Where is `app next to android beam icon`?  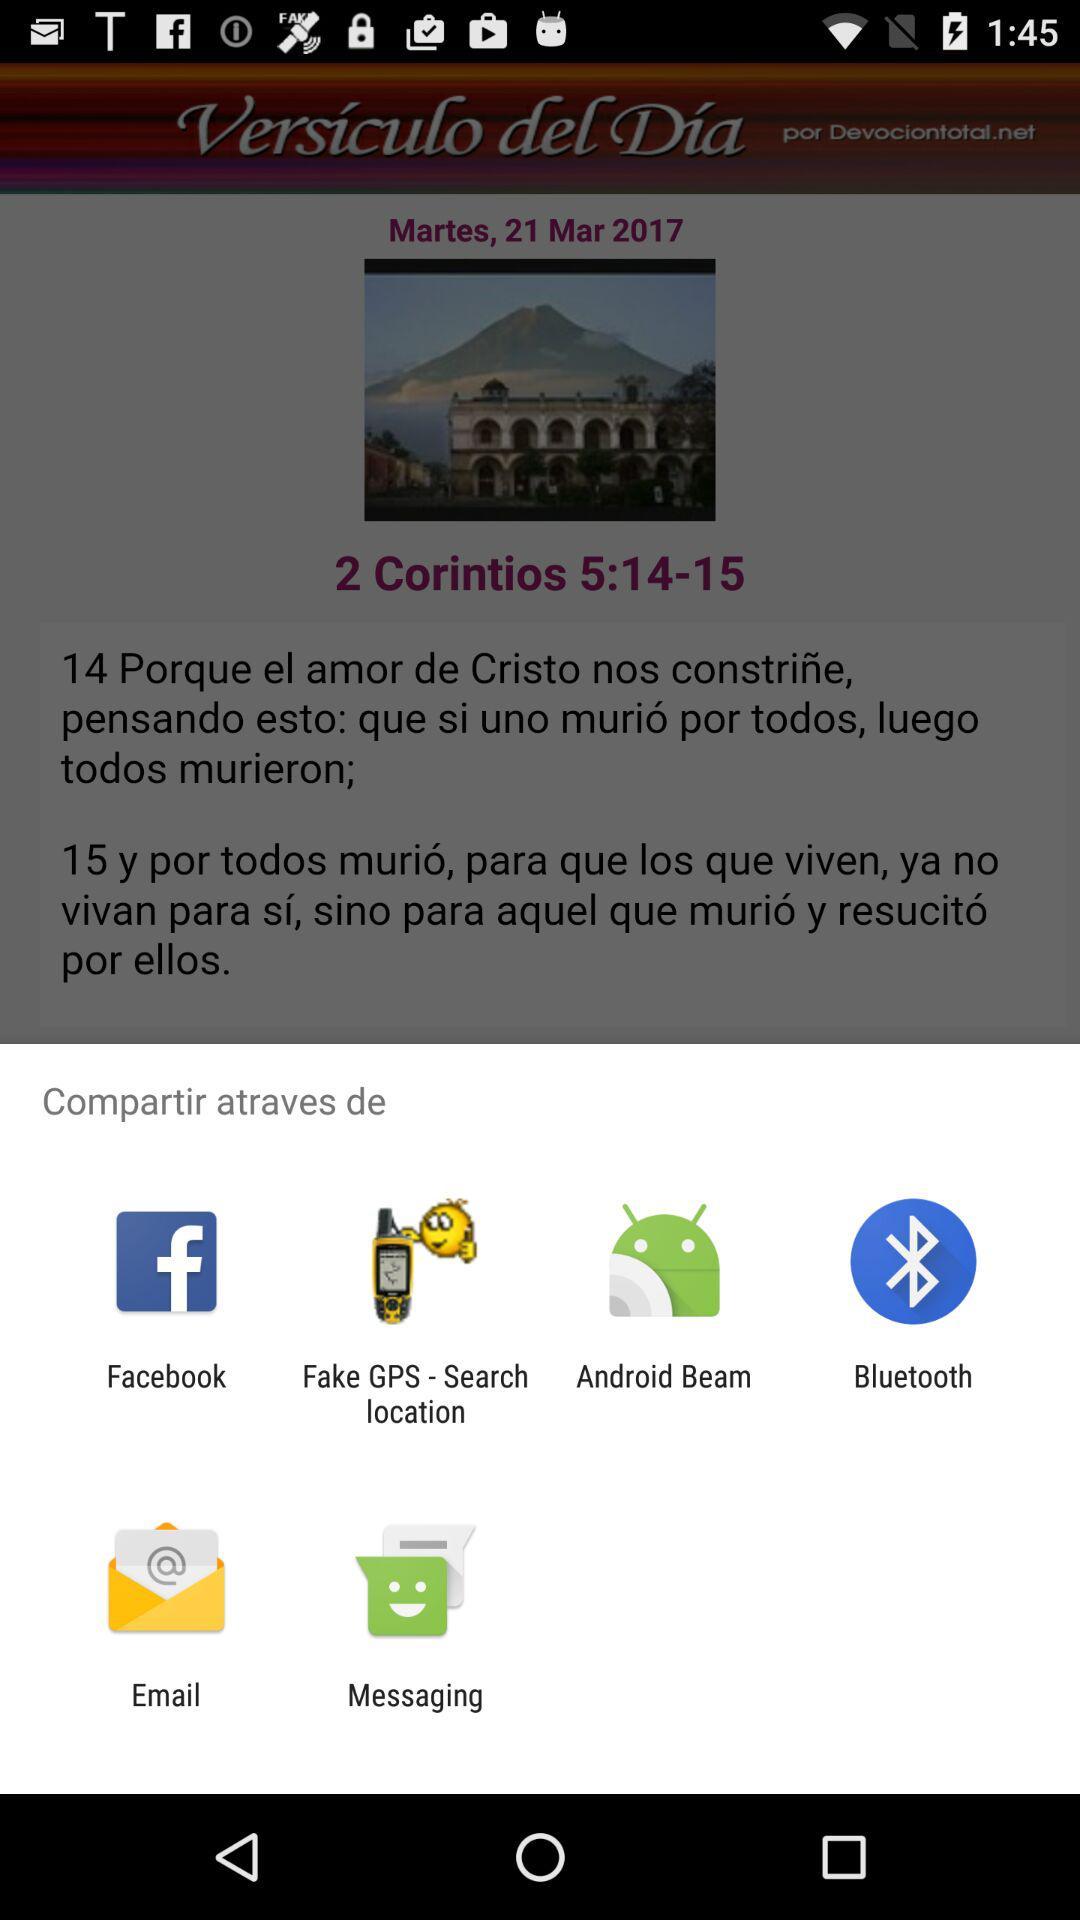 app next to android beam icon is located at coordinates (414, 1392).